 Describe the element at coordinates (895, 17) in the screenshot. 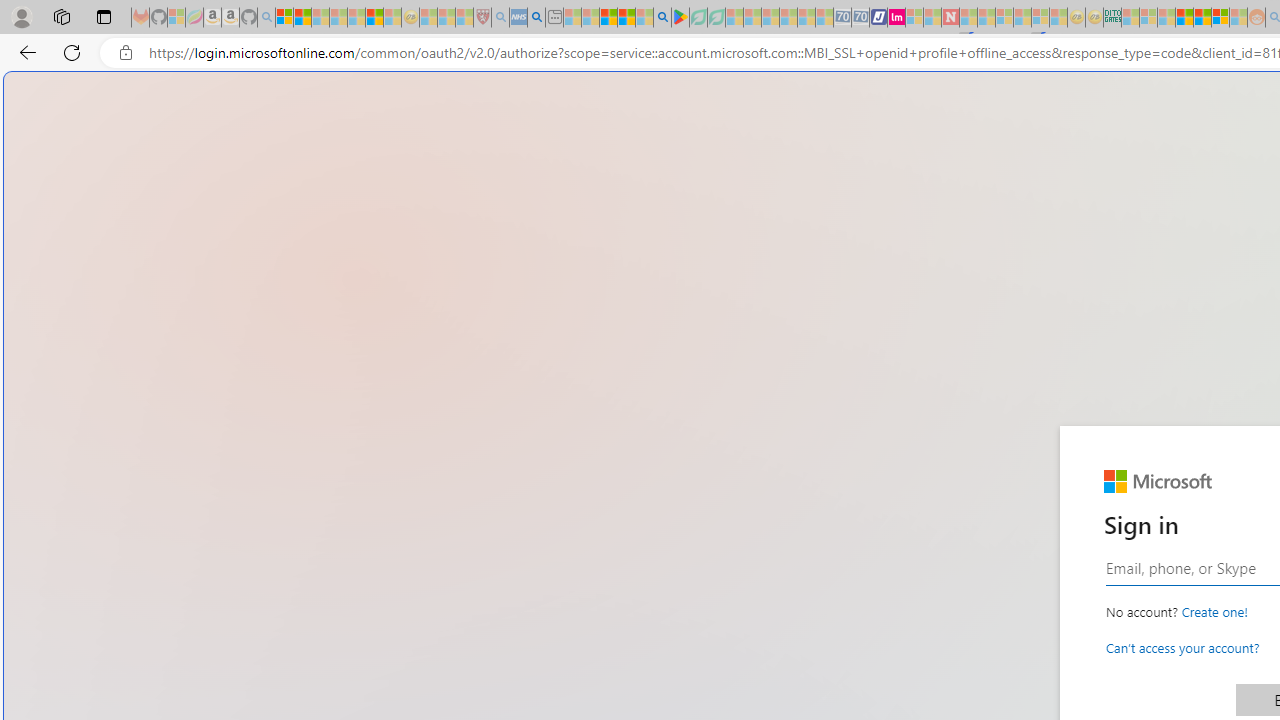

I see `'Jobs - lastminute.com Investor Portal'` at that location.